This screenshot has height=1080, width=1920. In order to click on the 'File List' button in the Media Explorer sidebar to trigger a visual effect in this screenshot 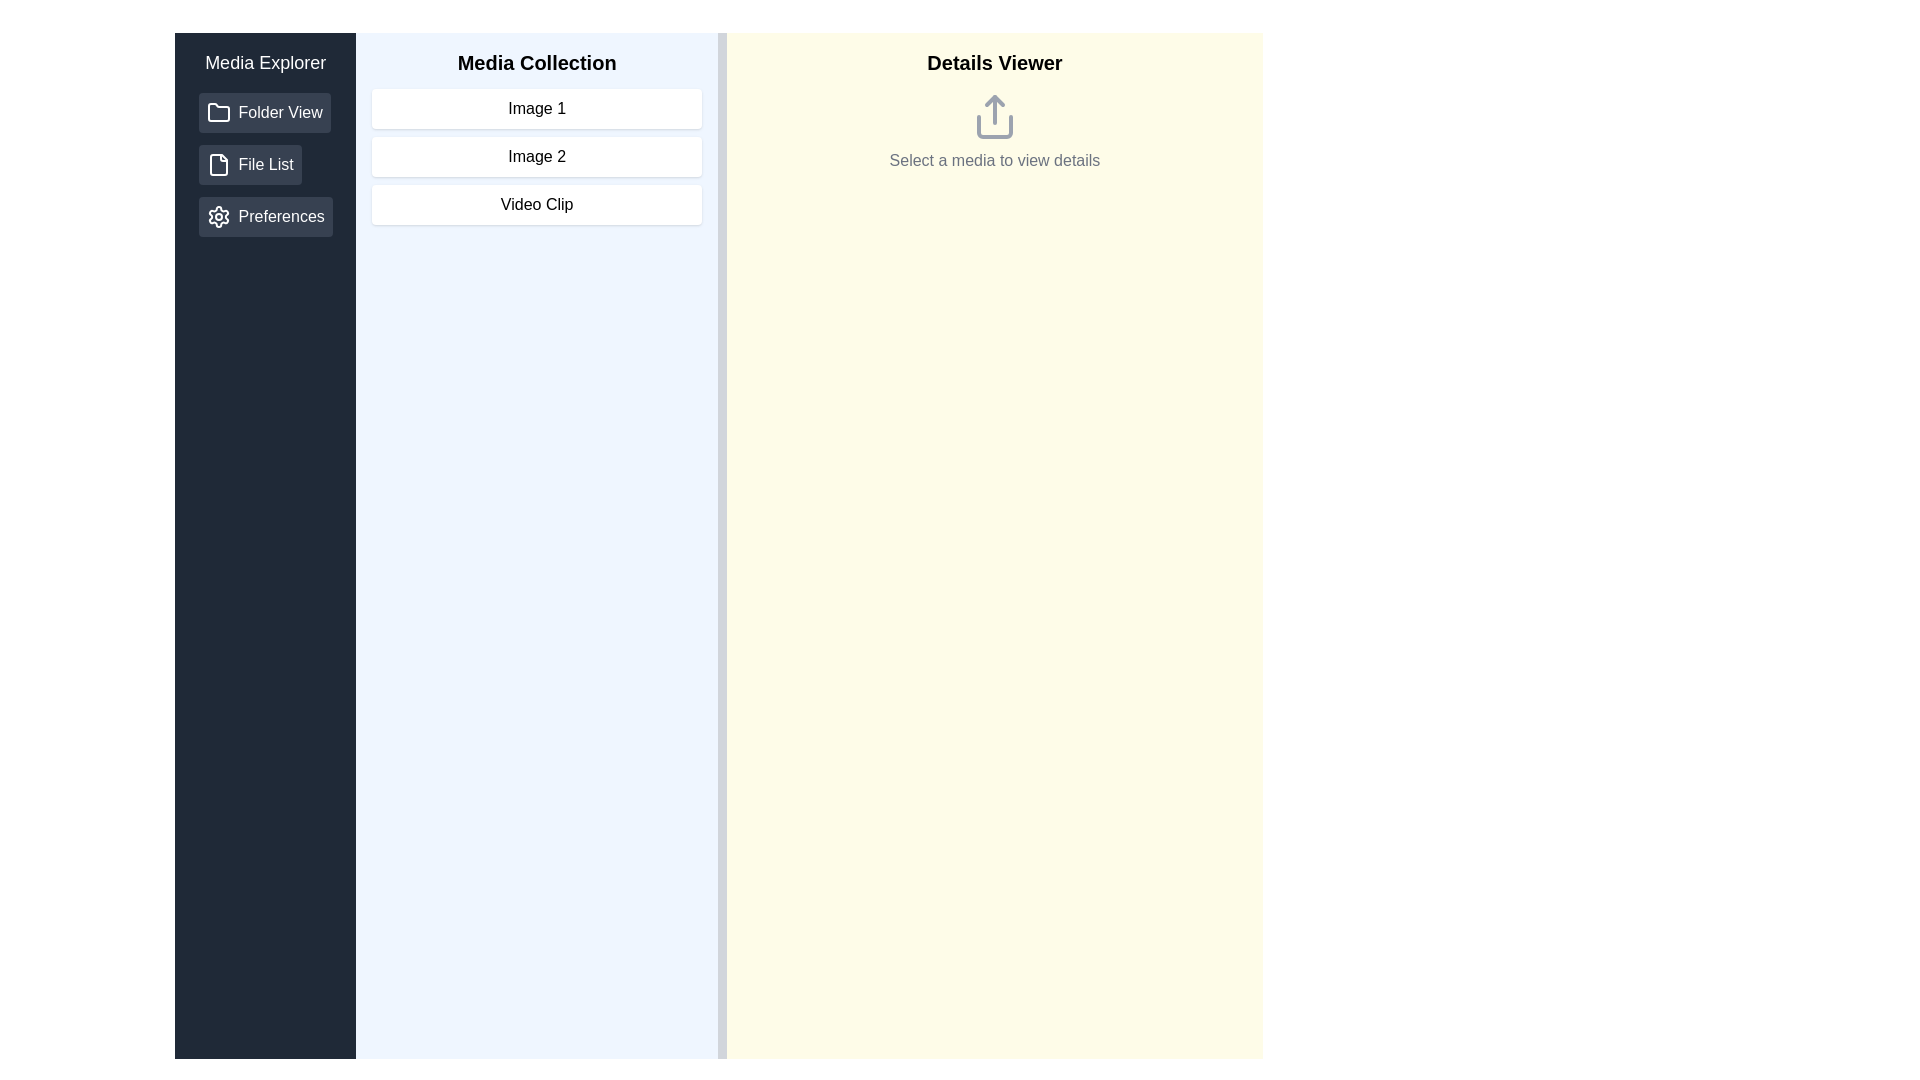, I will do `click(249, 164)`.